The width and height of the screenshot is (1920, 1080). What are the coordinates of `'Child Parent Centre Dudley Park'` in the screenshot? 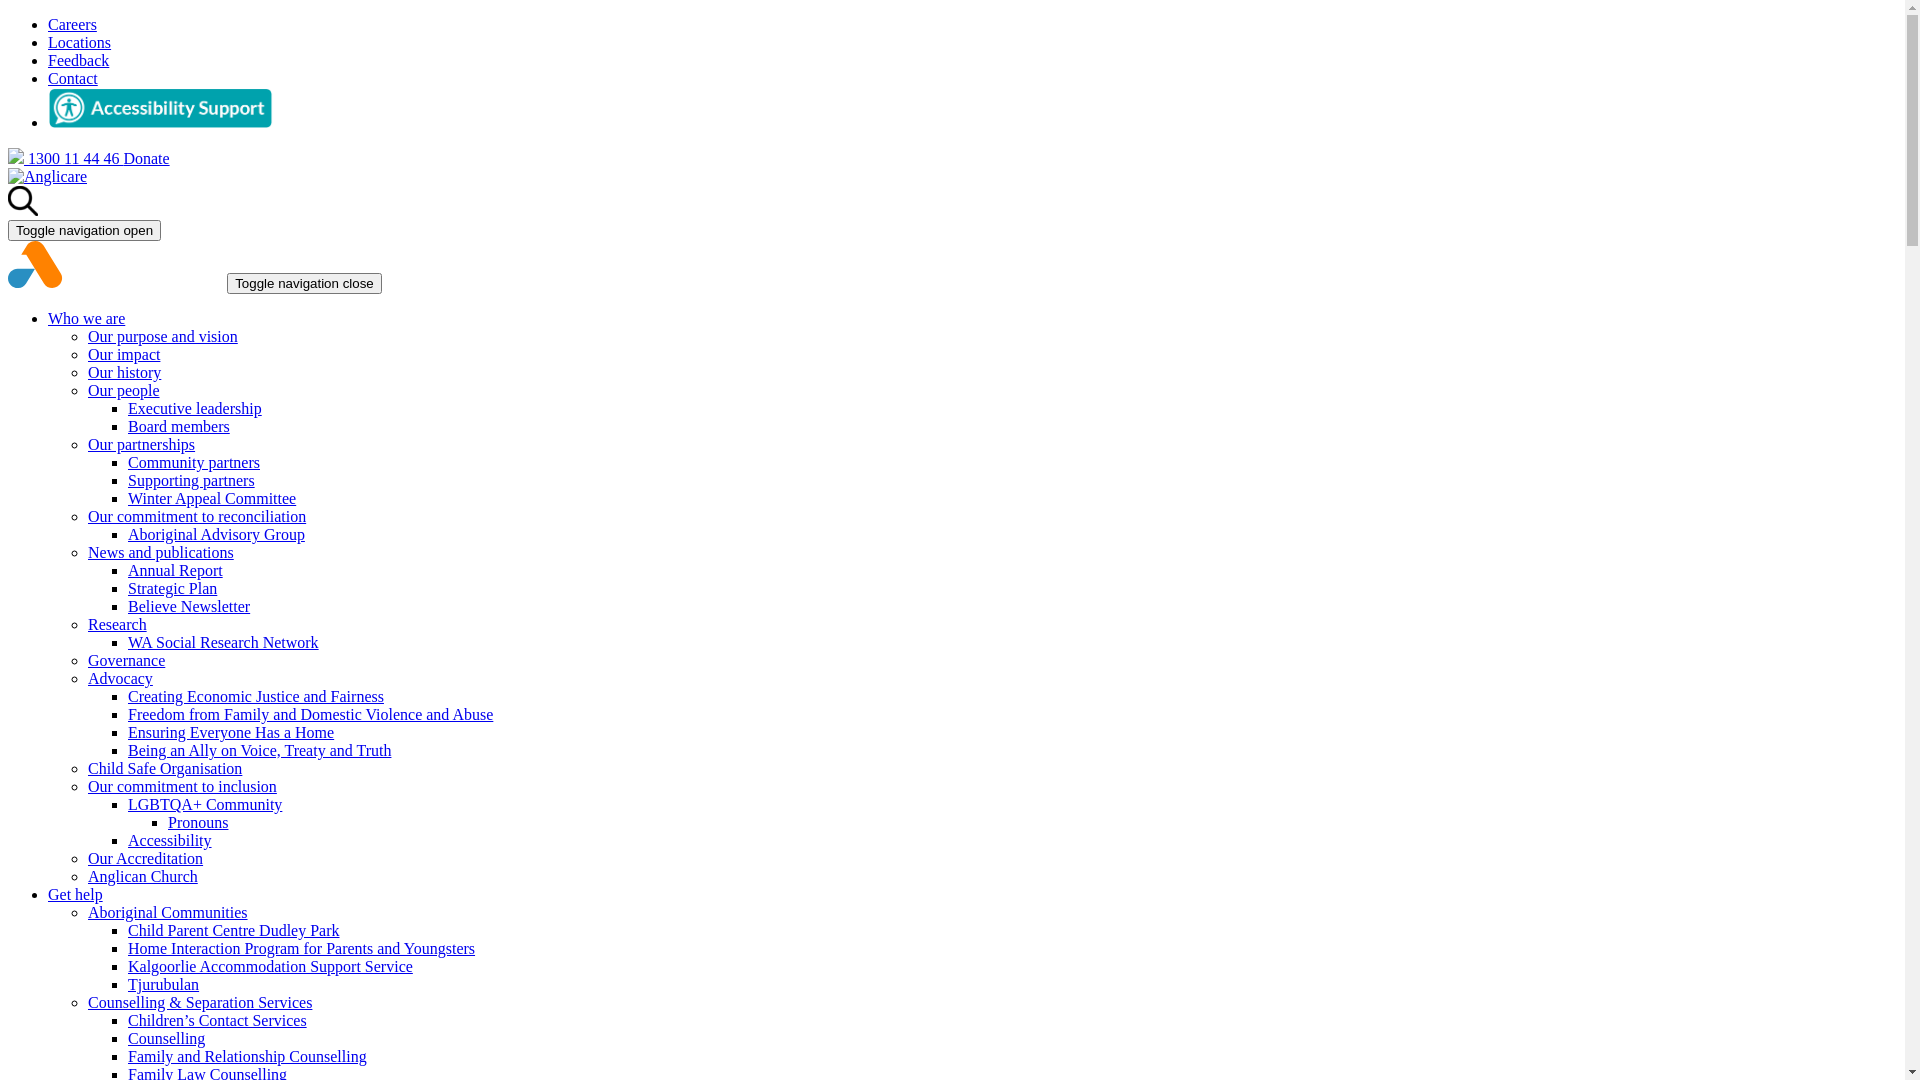 It's located at (234, 930).